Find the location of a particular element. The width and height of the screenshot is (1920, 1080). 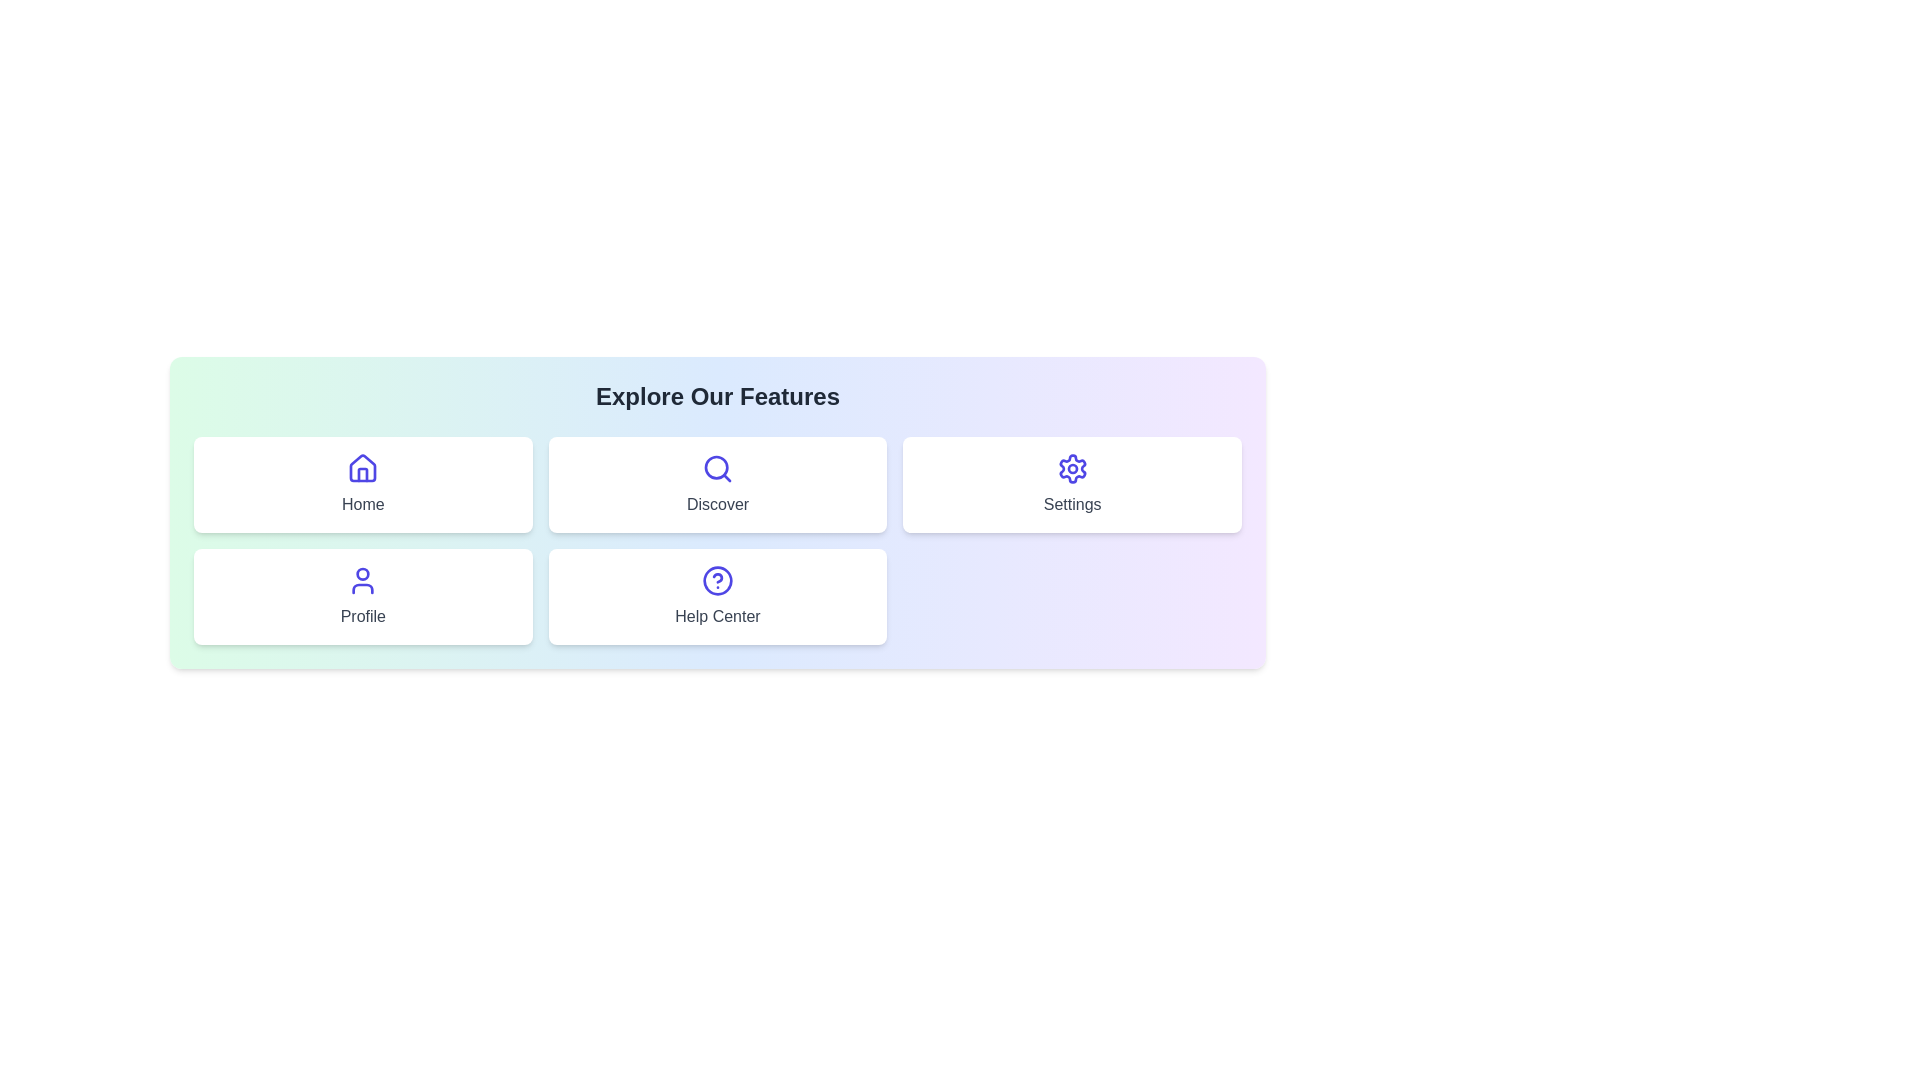

text label indicating the 'Settings' functionality, located beneath the gear icon in the top-right corner of the grid interface is located at coordinates (1071, 504).